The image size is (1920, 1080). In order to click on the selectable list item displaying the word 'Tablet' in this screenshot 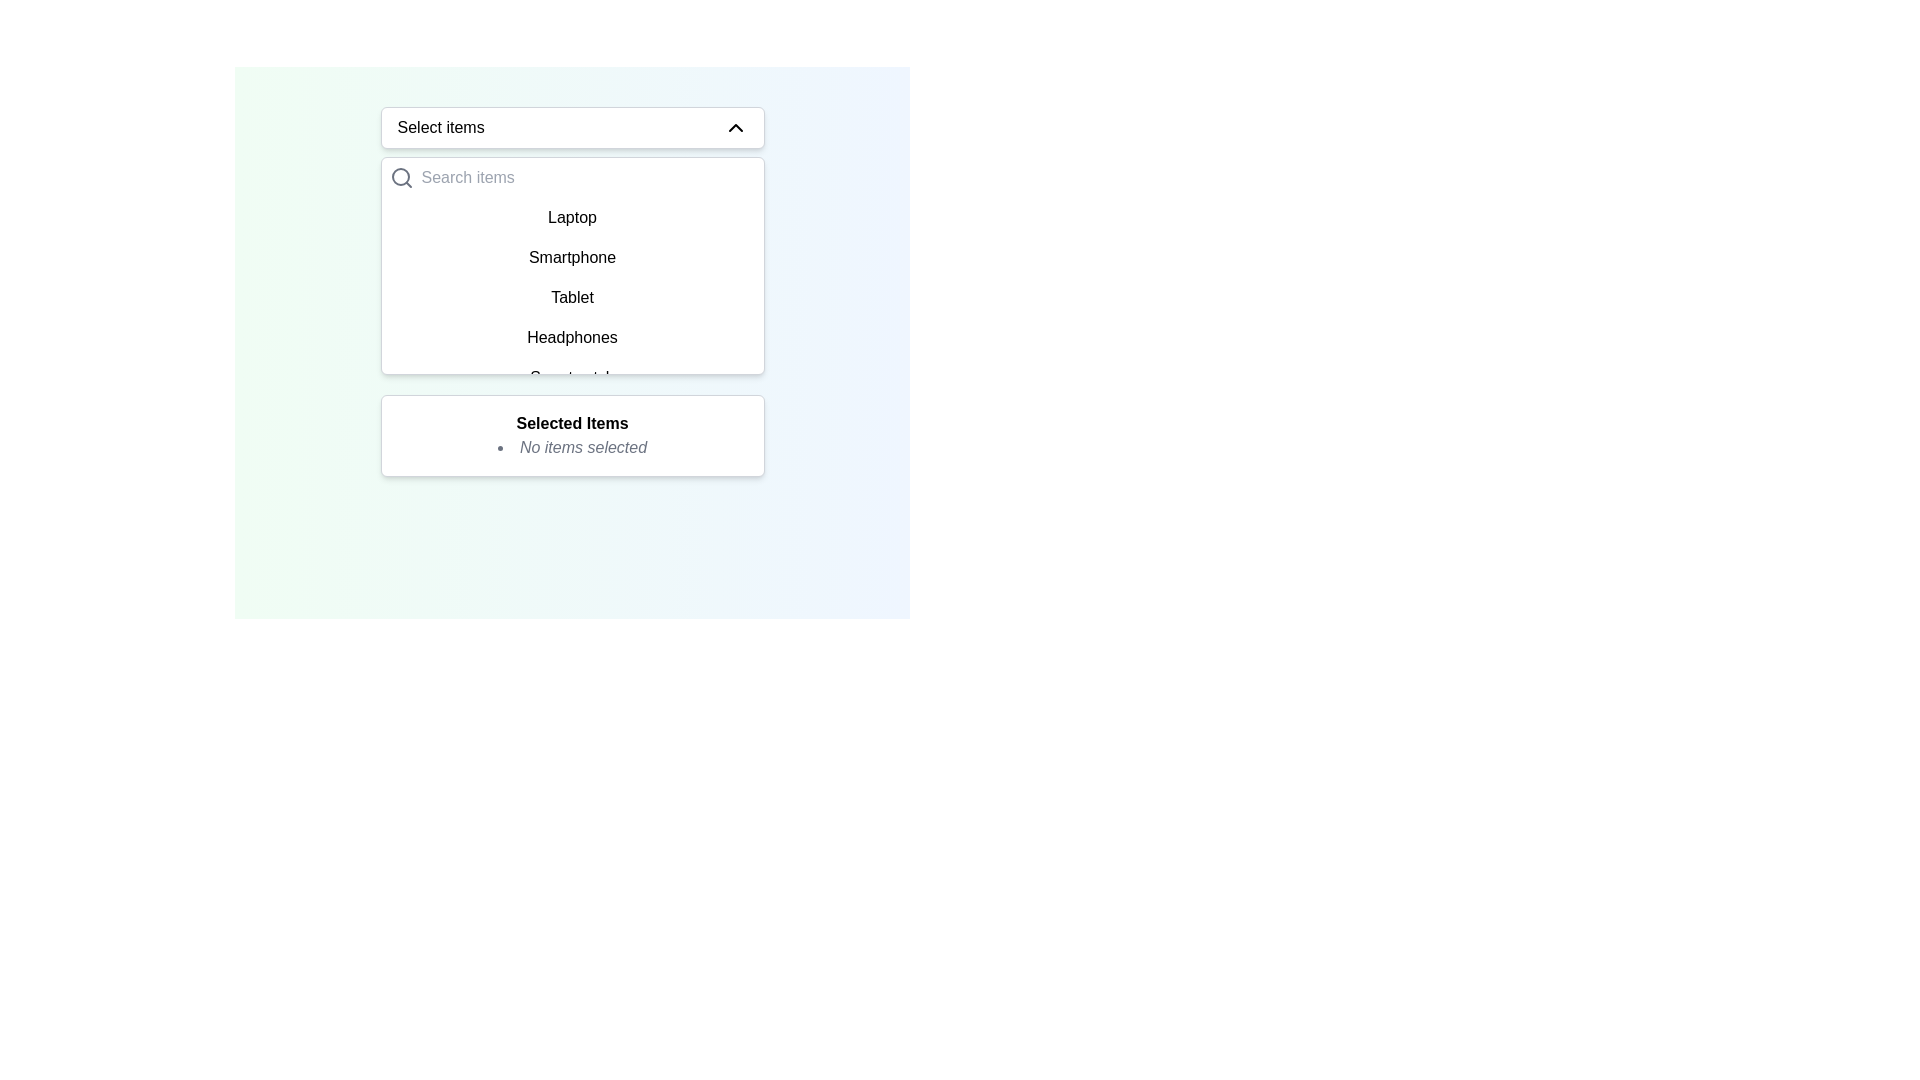, I will do `click(571, 297)`.